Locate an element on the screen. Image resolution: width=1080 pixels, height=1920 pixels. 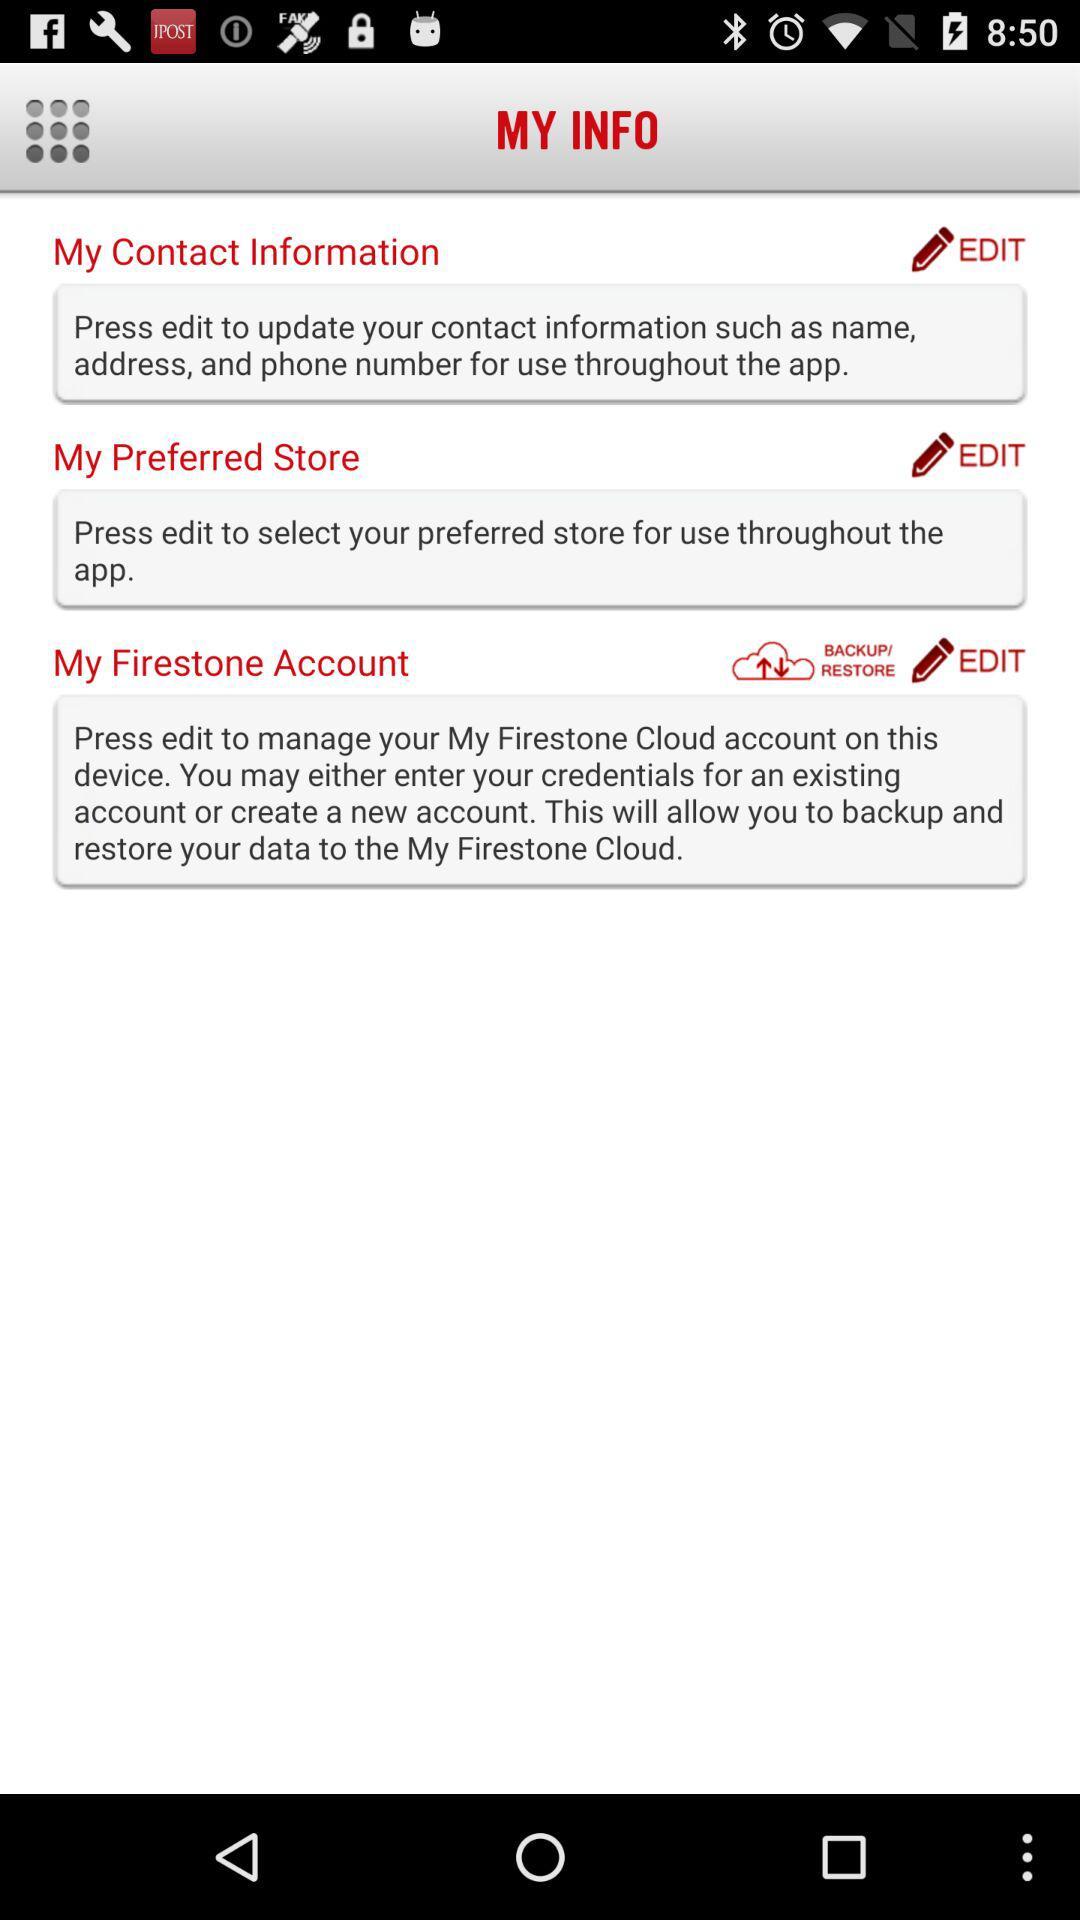
the item to the right of the my firestone account item is located at coordinates (819, 660).